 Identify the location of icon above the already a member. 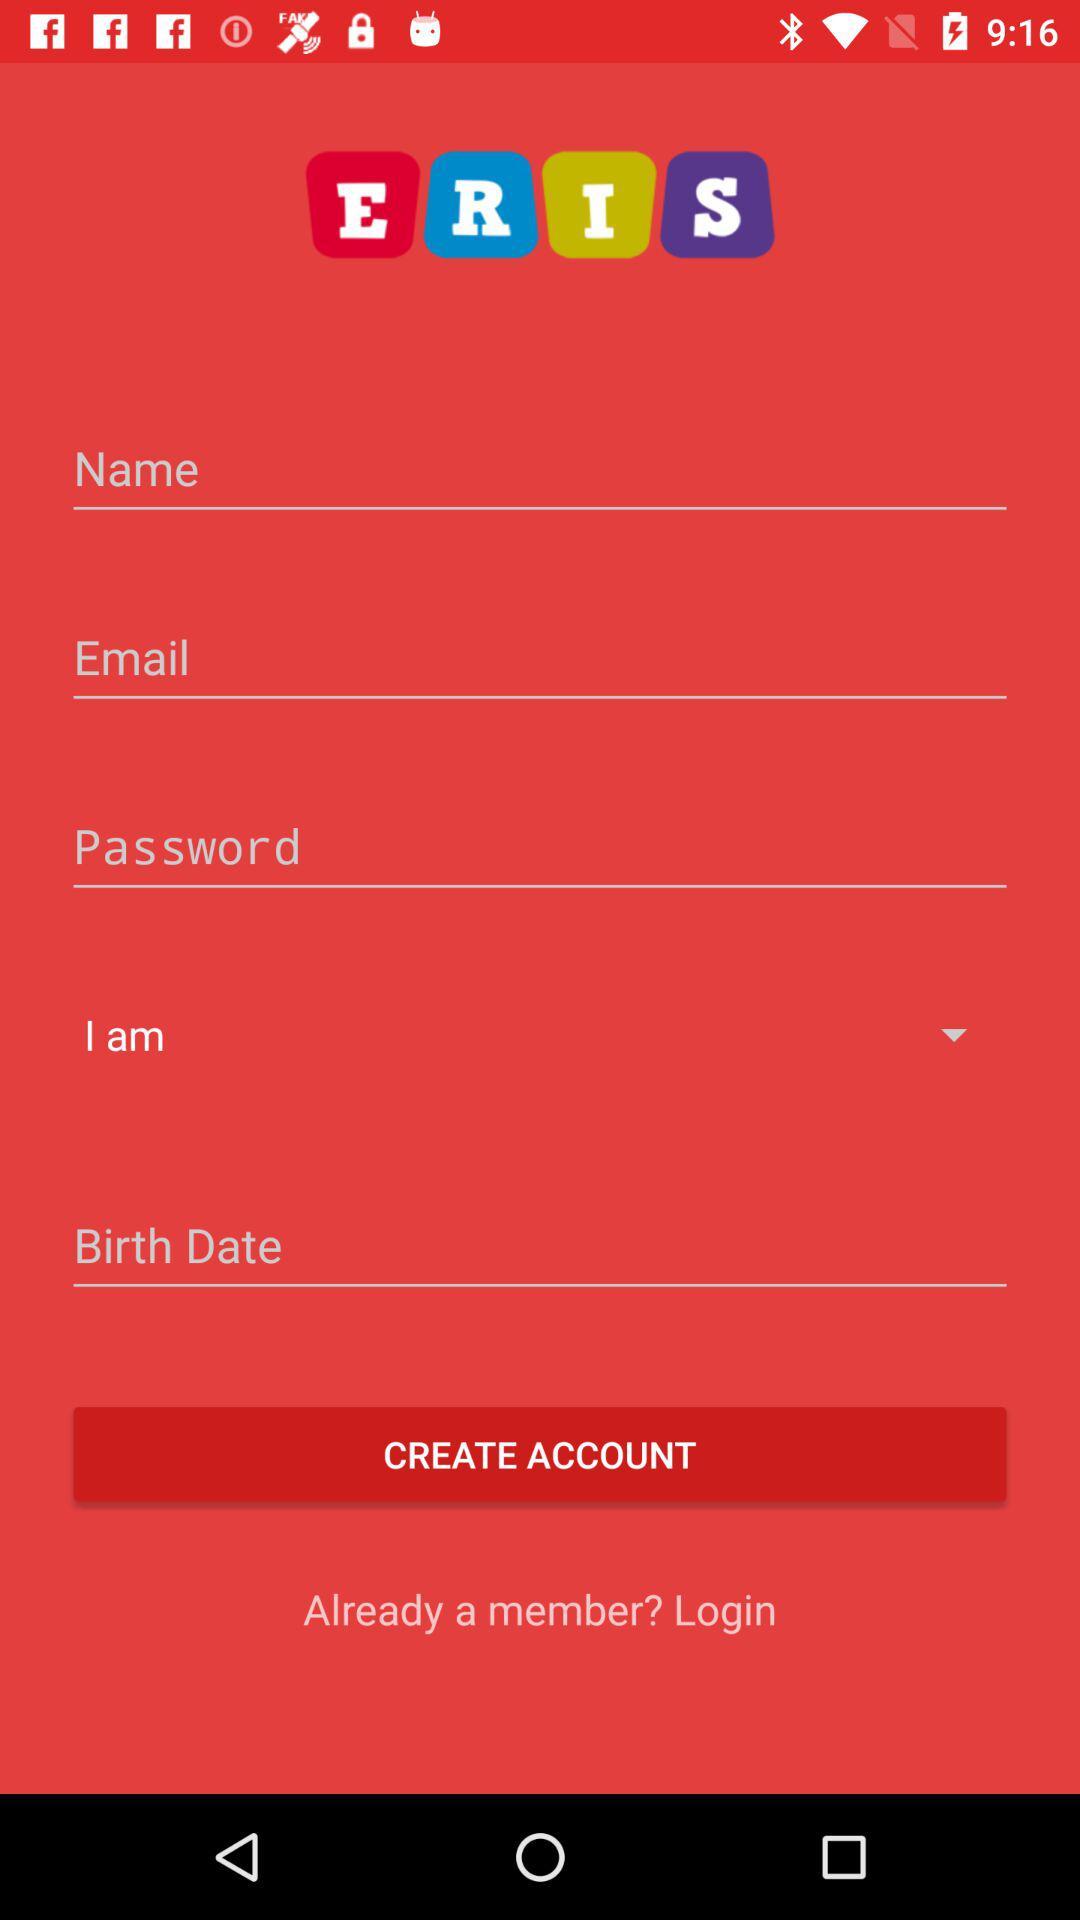
(540, 1454).